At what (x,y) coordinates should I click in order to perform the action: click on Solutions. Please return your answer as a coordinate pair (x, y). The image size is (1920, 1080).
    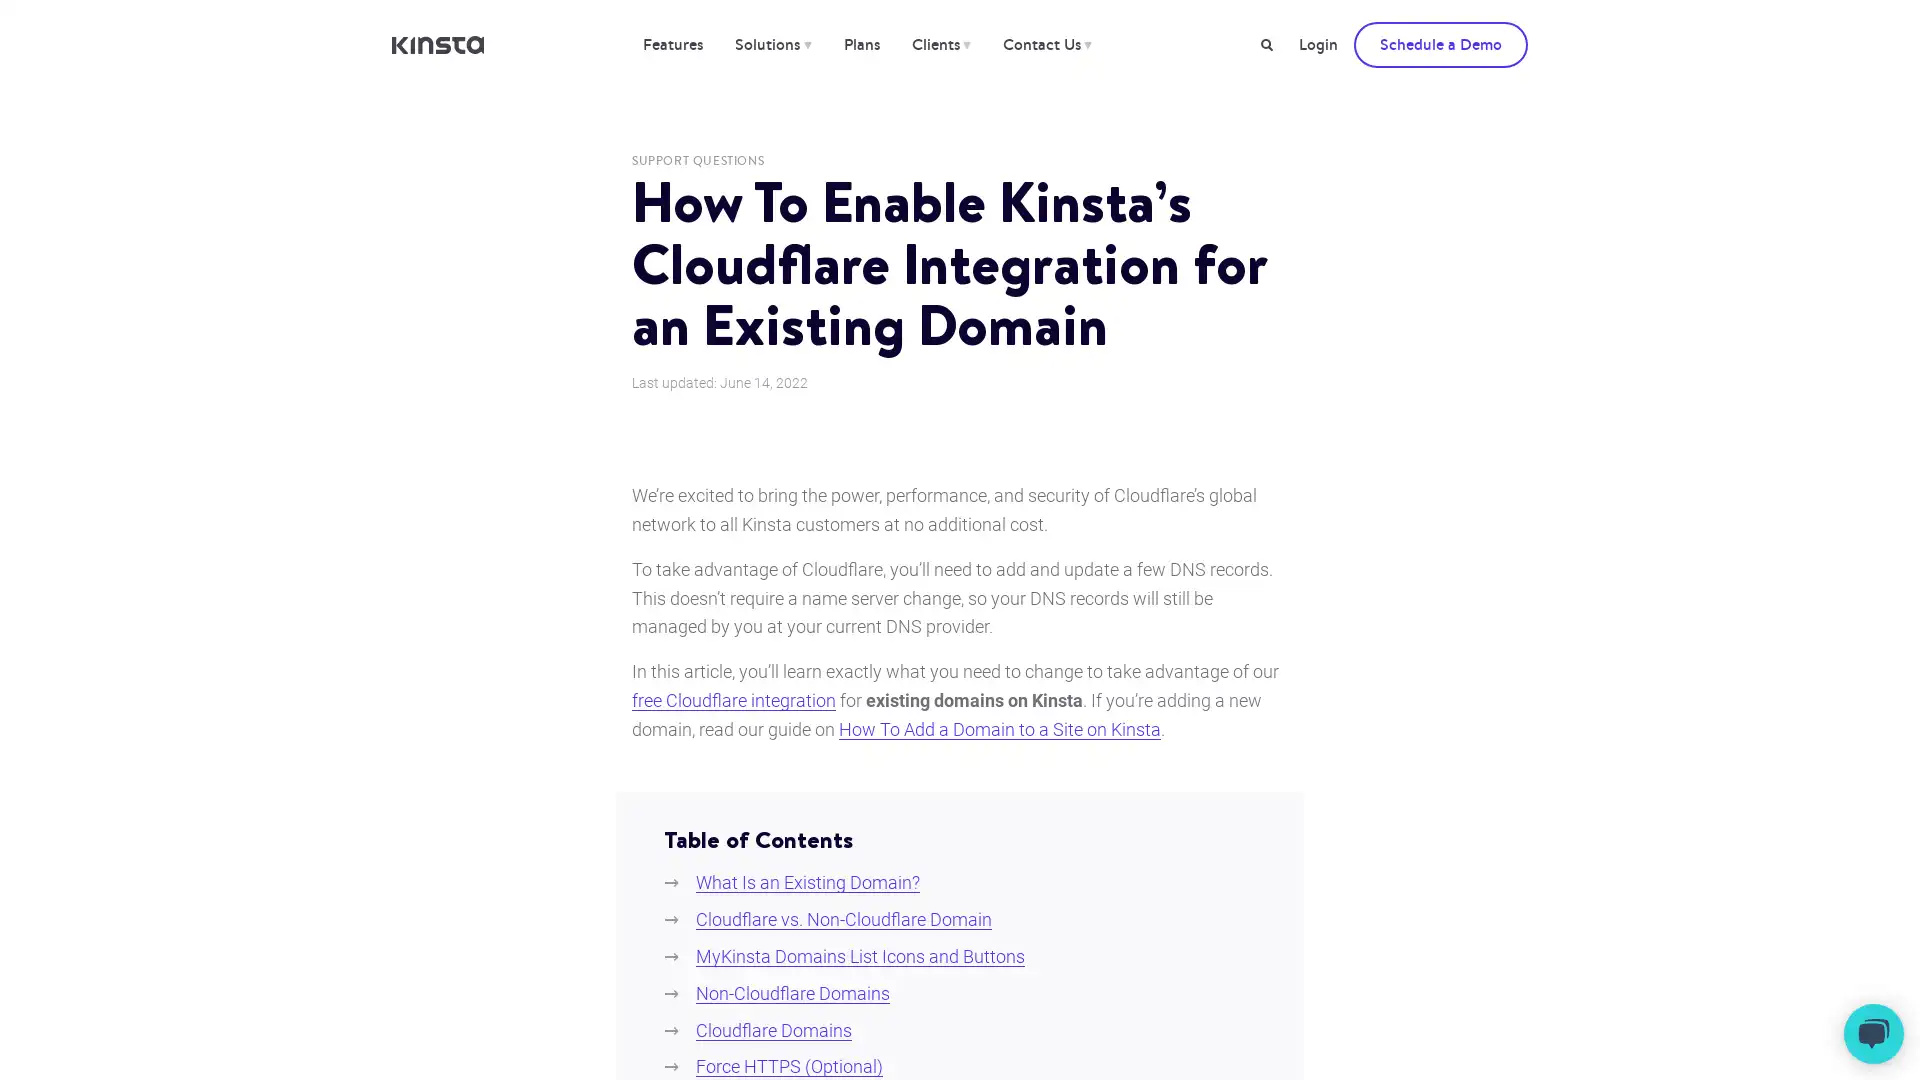
    Looking at the image, I should click on (771, 44).